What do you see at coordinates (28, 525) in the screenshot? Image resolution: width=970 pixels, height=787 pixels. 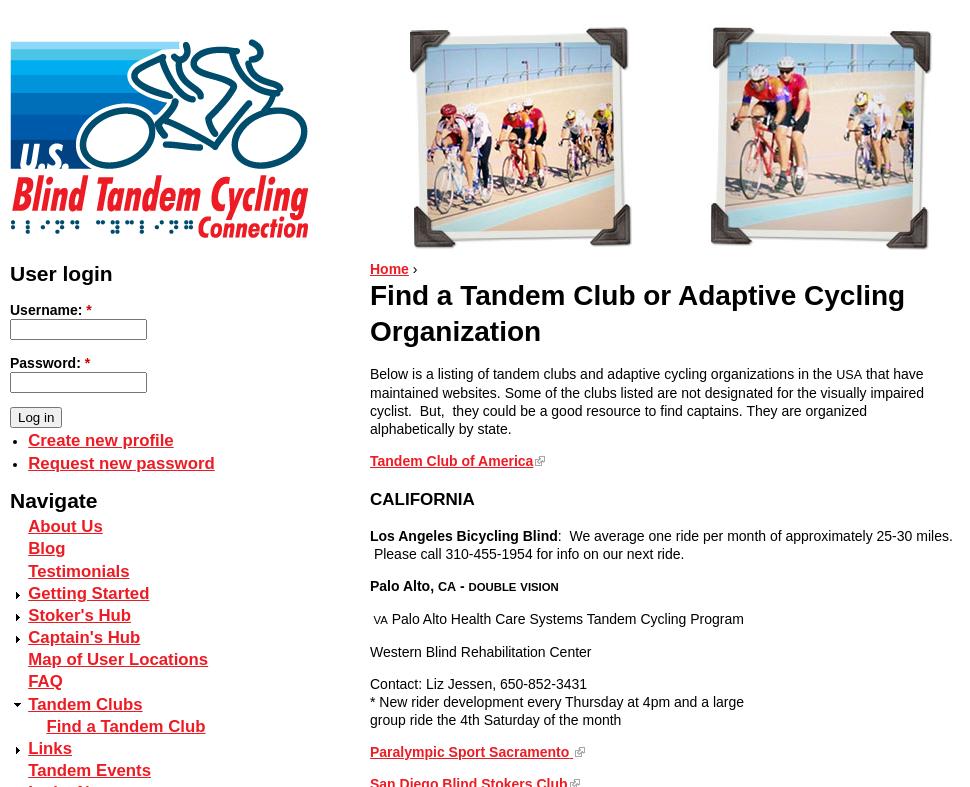 I see `'About Us'` at bounding box center [28, 525].